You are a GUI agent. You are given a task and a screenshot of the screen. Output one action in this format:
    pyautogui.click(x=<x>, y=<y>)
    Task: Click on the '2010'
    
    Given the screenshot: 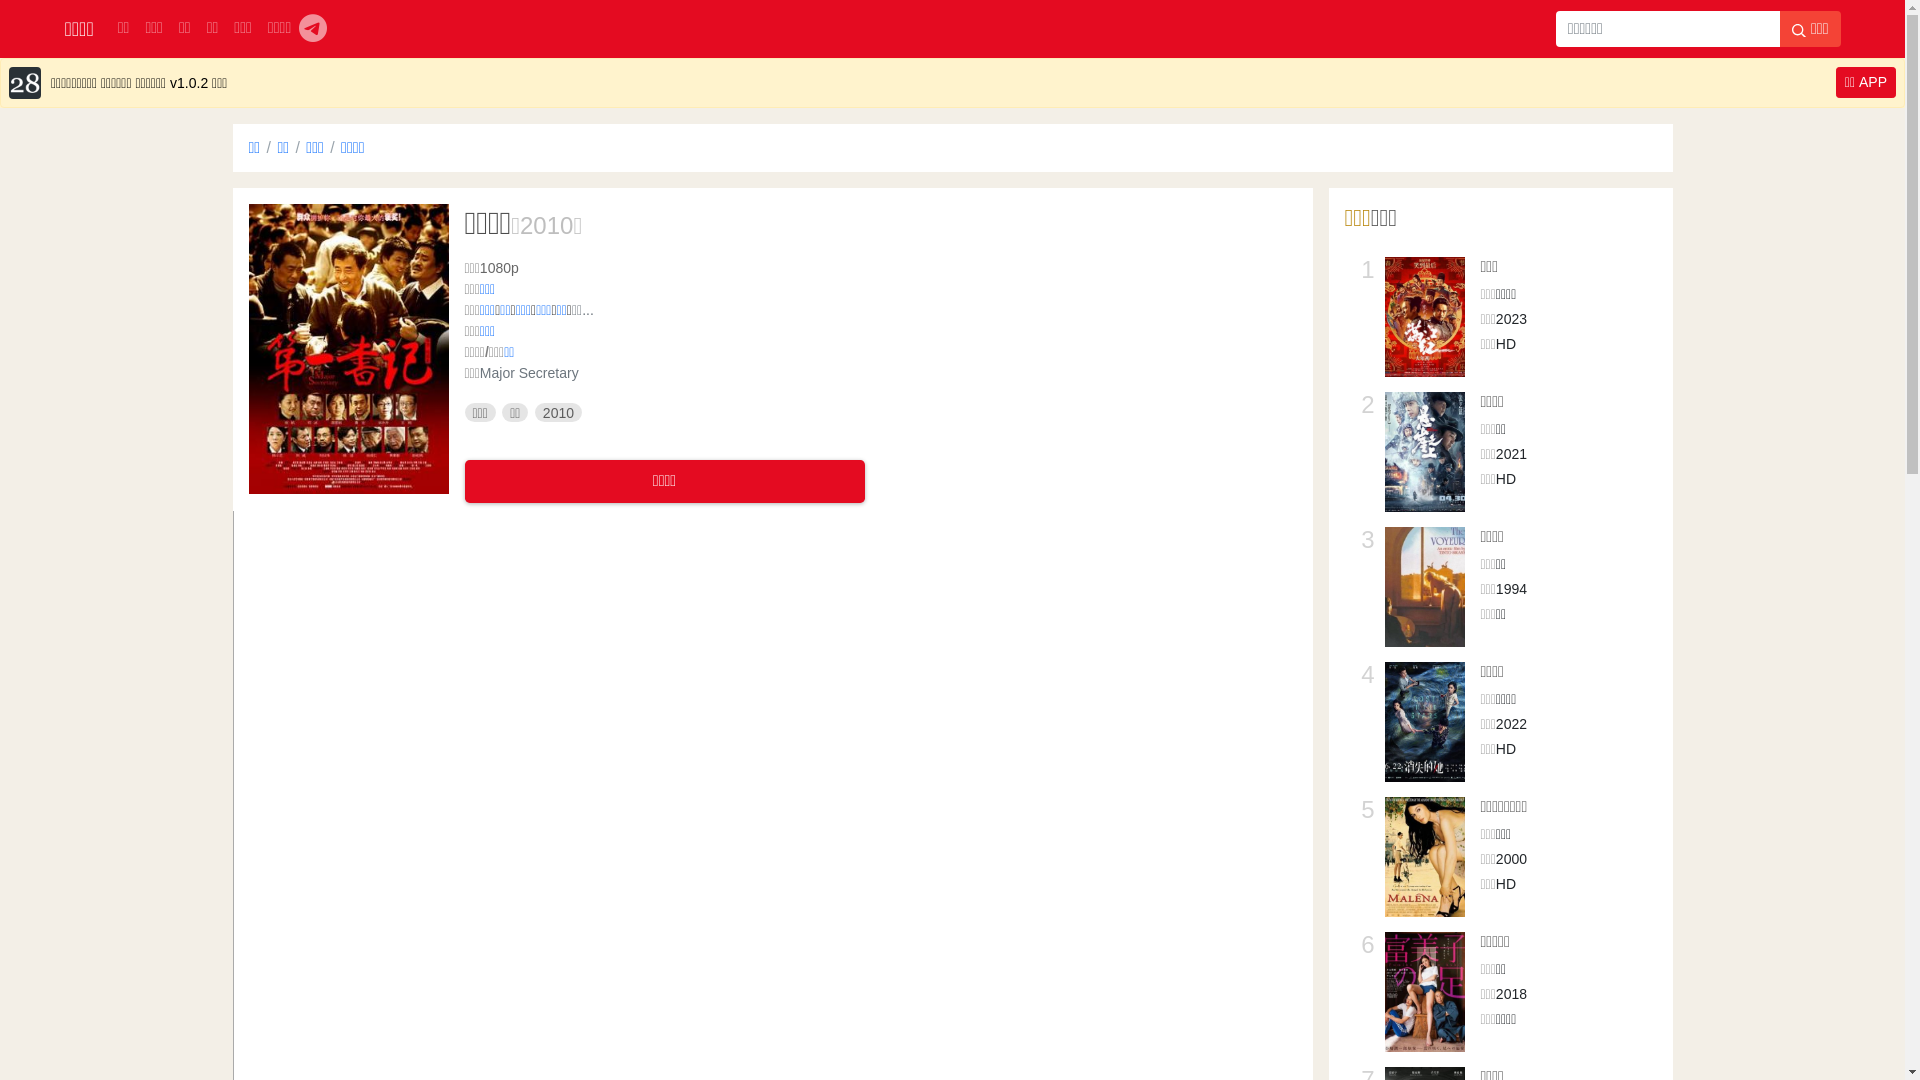 What is the action you would take?
    pyautogui.click(x=558, y=411)
    